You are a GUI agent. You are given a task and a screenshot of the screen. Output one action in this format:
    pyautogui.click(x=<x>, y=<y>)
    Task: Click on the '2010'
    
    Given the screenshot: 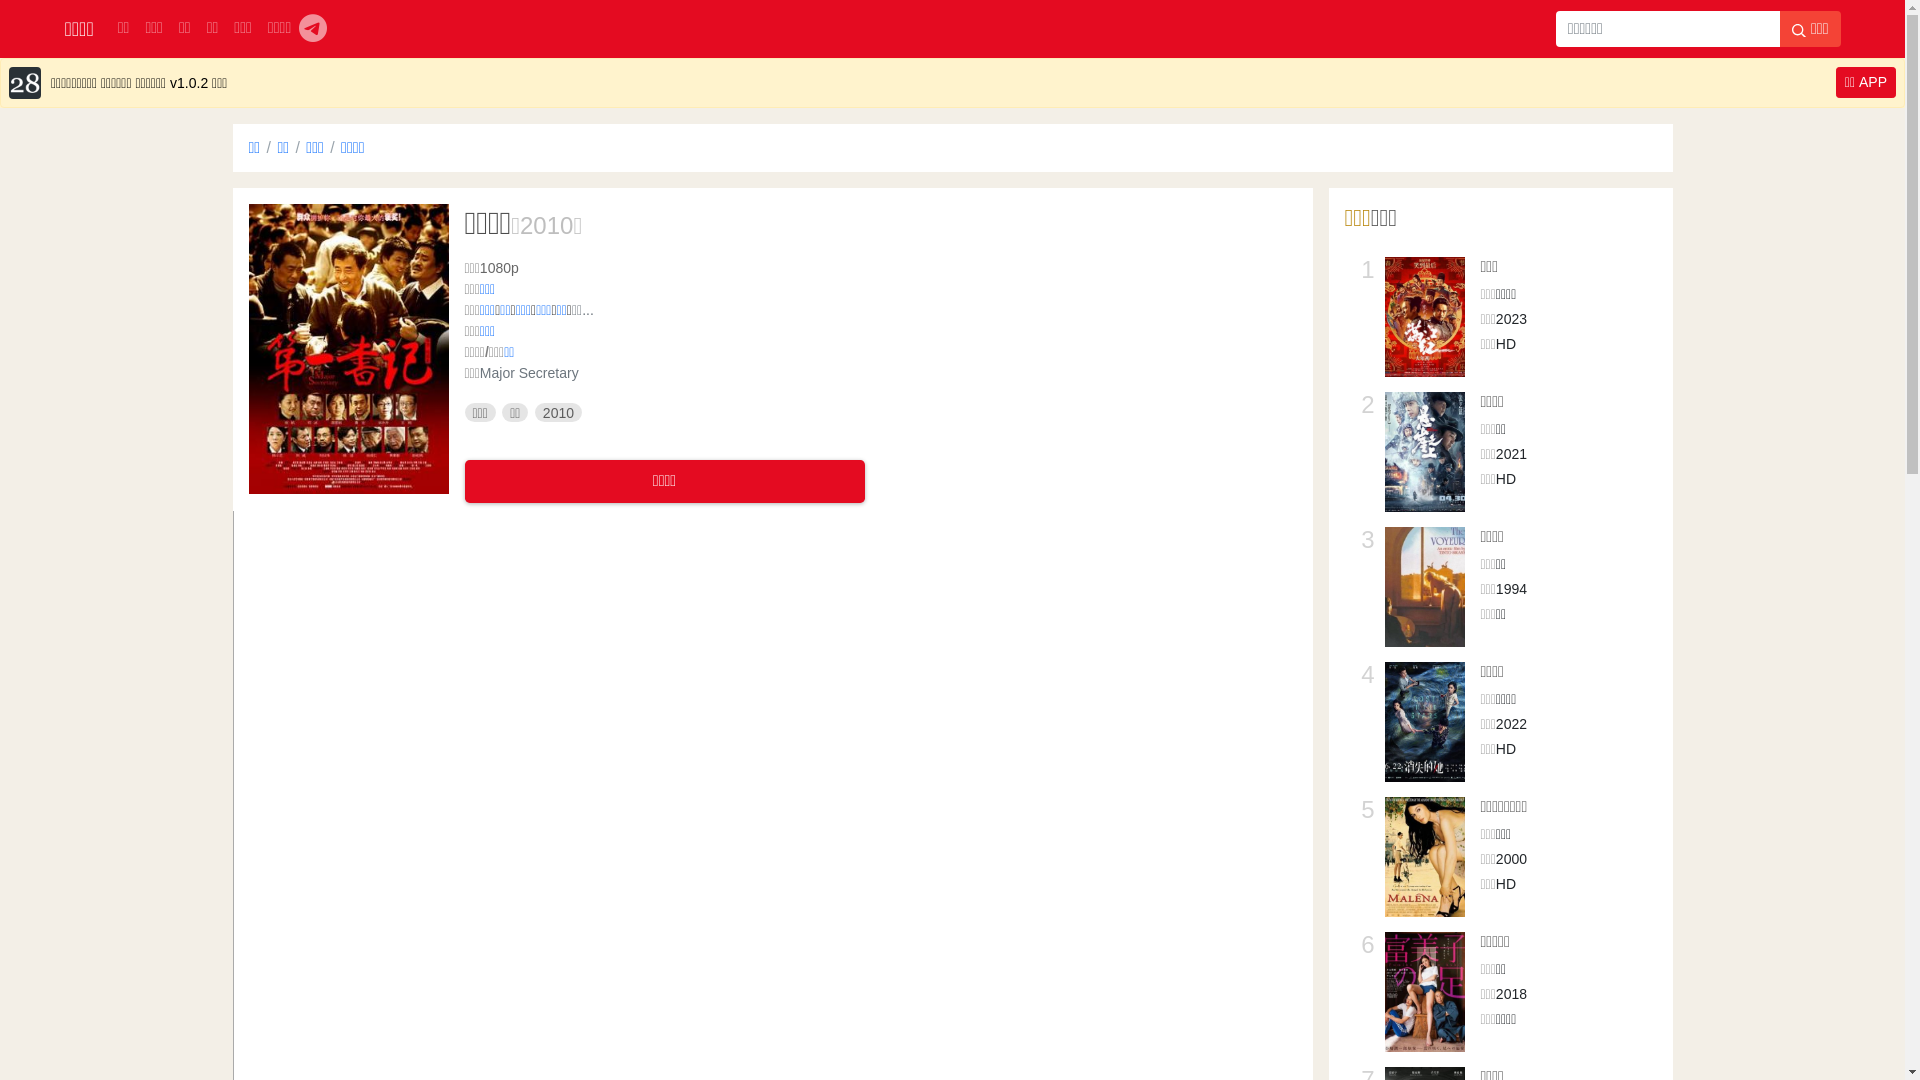 What is the action you would take?
    pyautogui.click(x=558, y=411)
    